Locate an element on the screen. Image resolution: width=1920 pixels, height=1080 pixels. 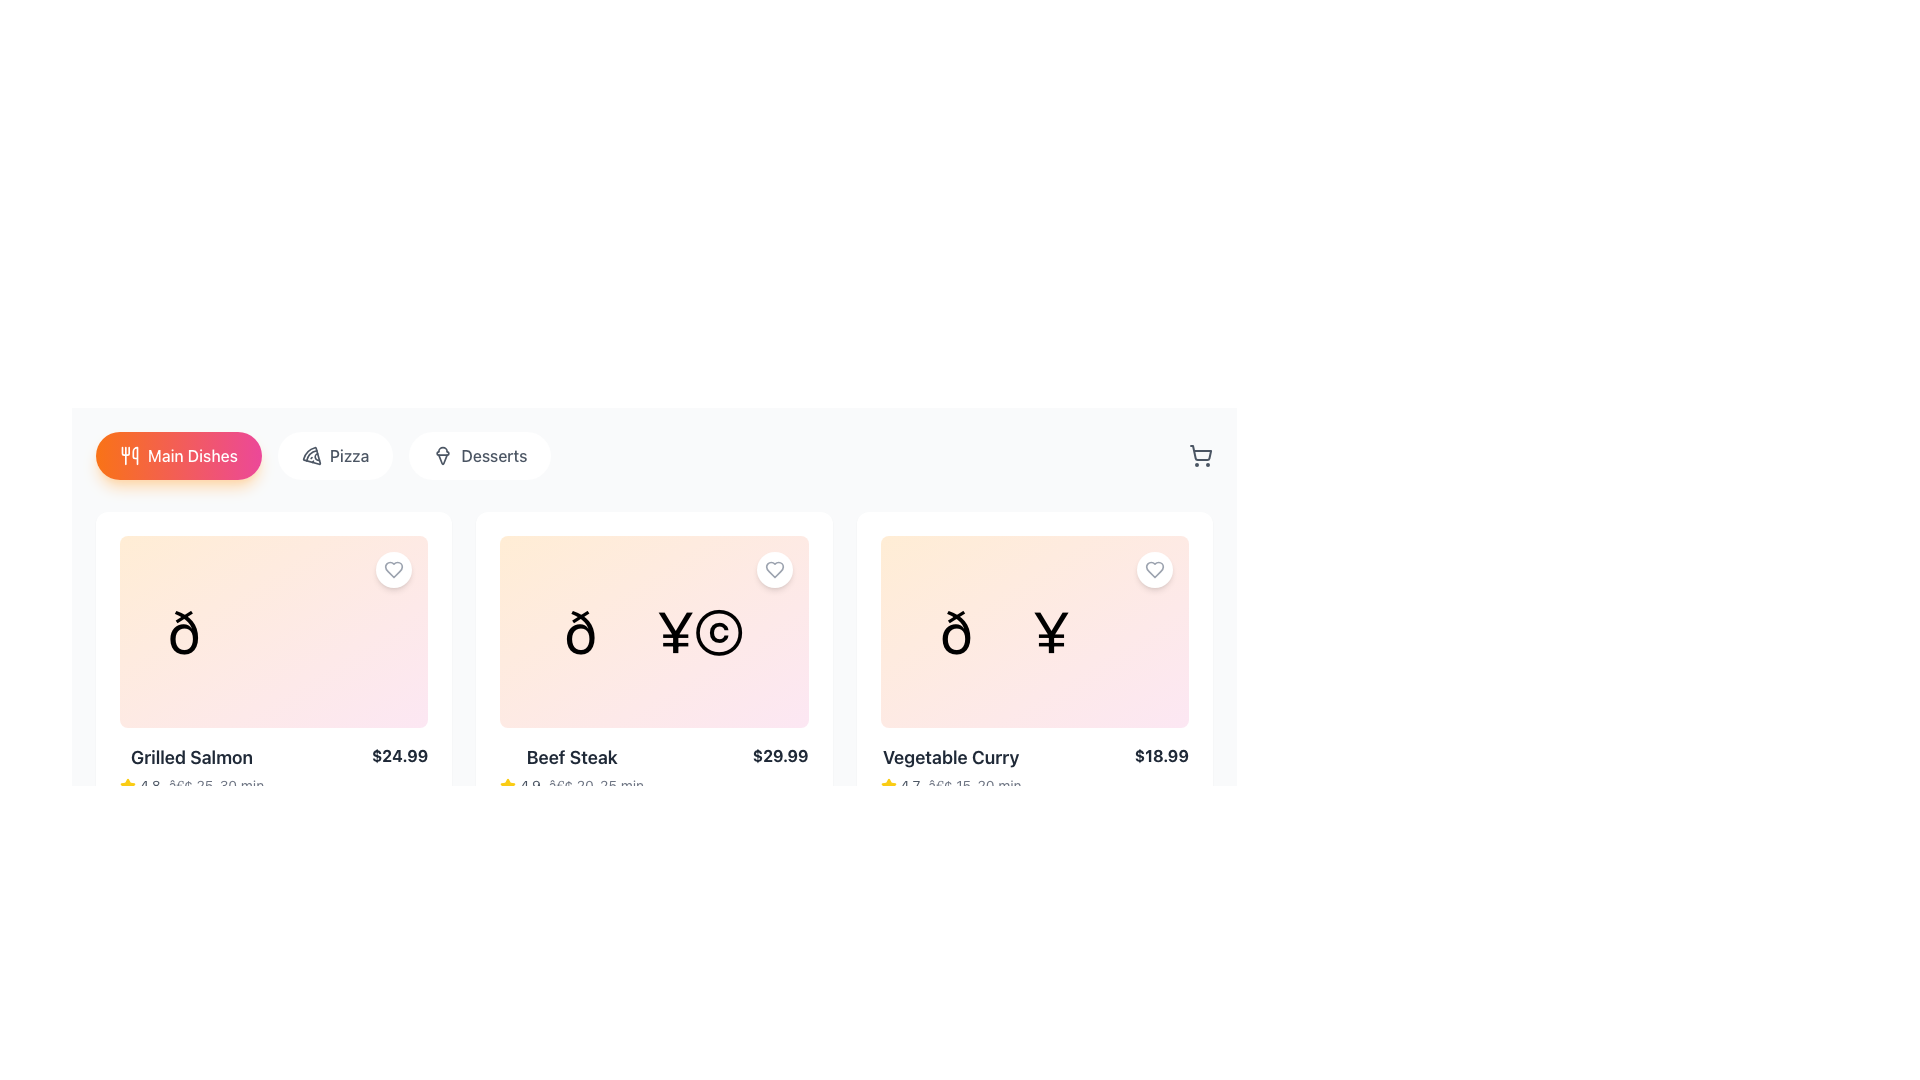
the static text element labeled '4.8', which is styled in yellow and positioned beside a star icon, indicating a rating for the product 'Grilled Salmon' is located at coordinates (139, 785).